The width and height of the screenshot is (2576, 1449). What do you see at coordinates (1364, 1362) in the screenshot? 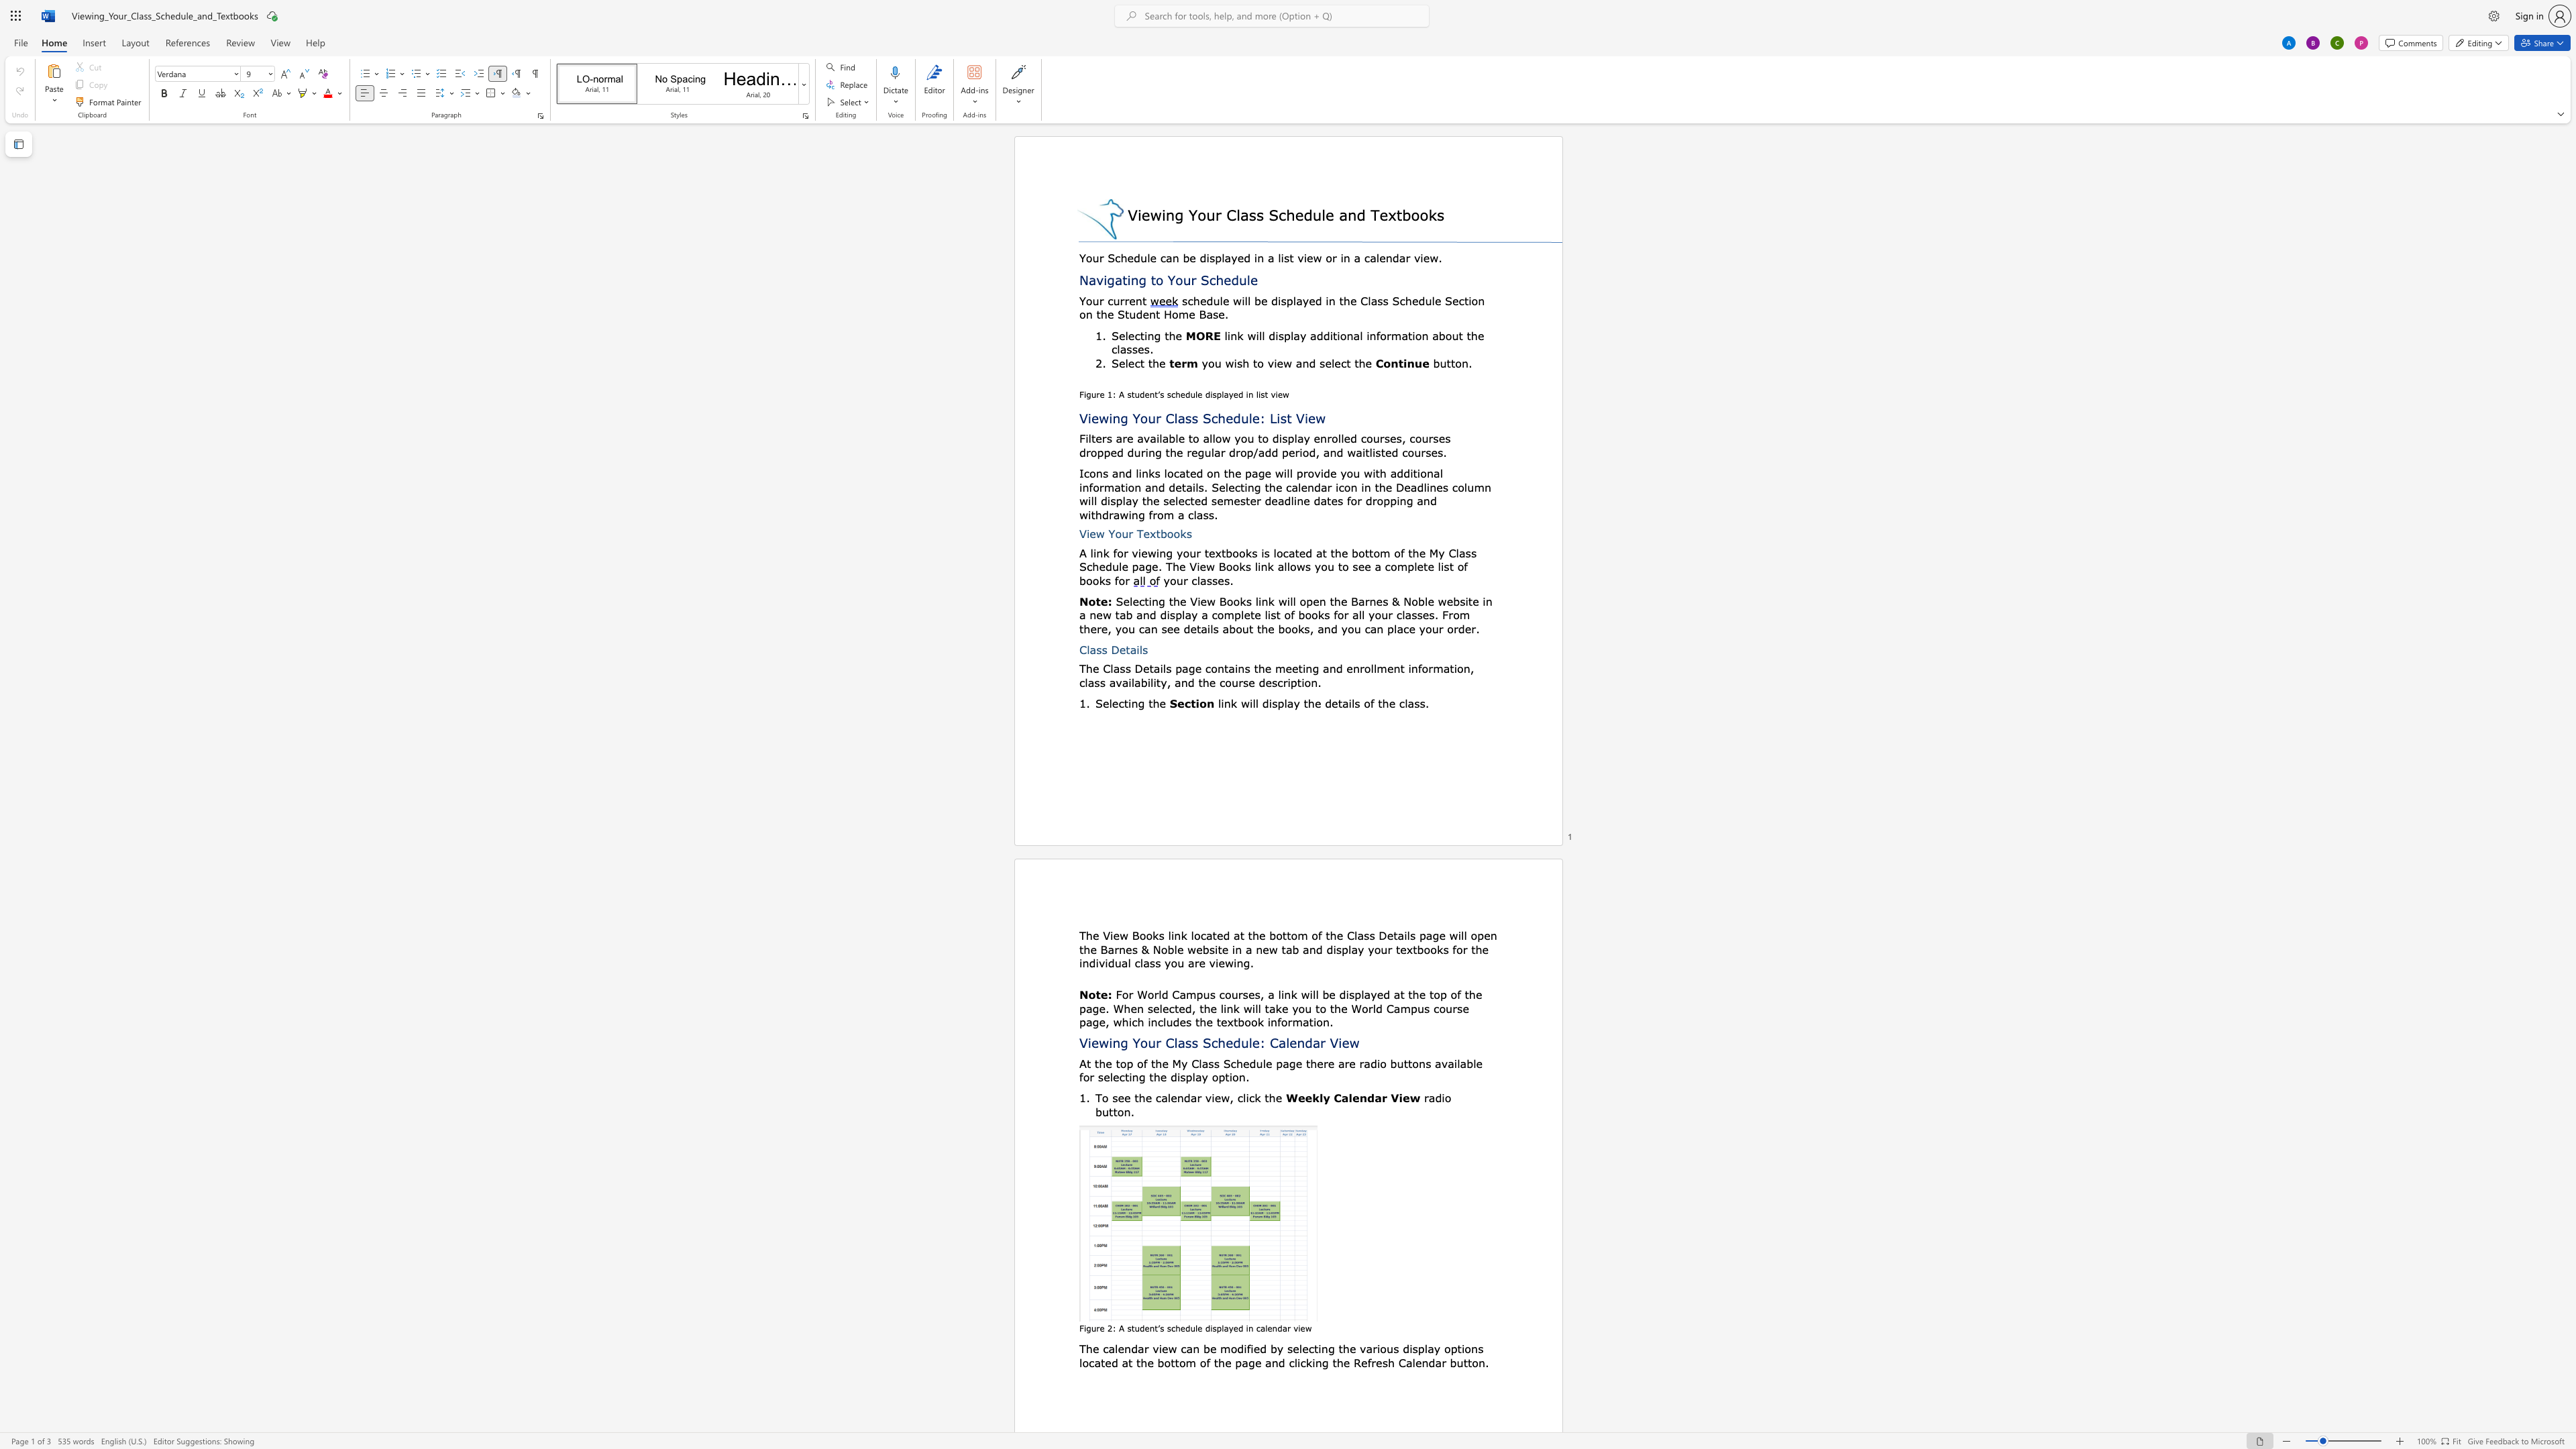
I see `the 5th character "e" in the text` at bounding box center [1364, 1362].